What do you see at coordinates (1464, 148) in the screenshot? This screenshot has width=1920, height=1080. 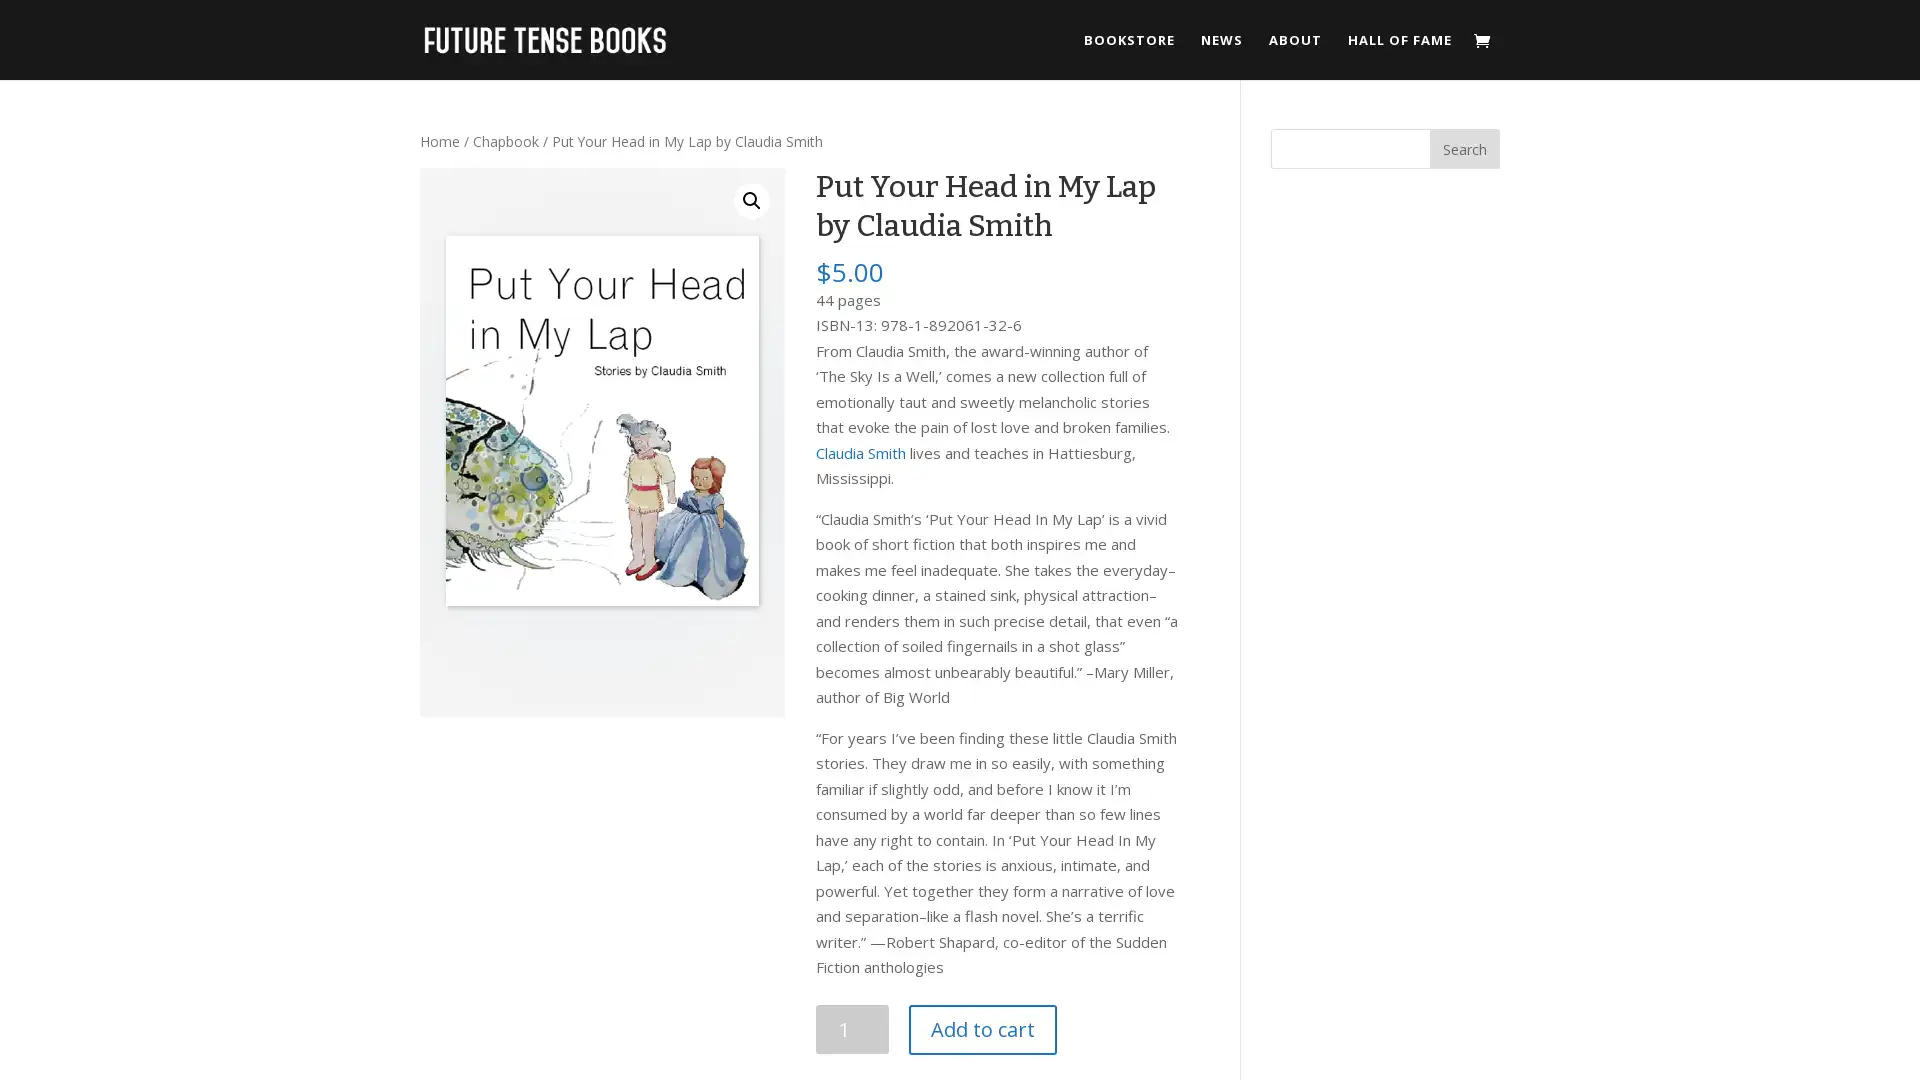 I see `Search` at bounding box center [1464, 148].